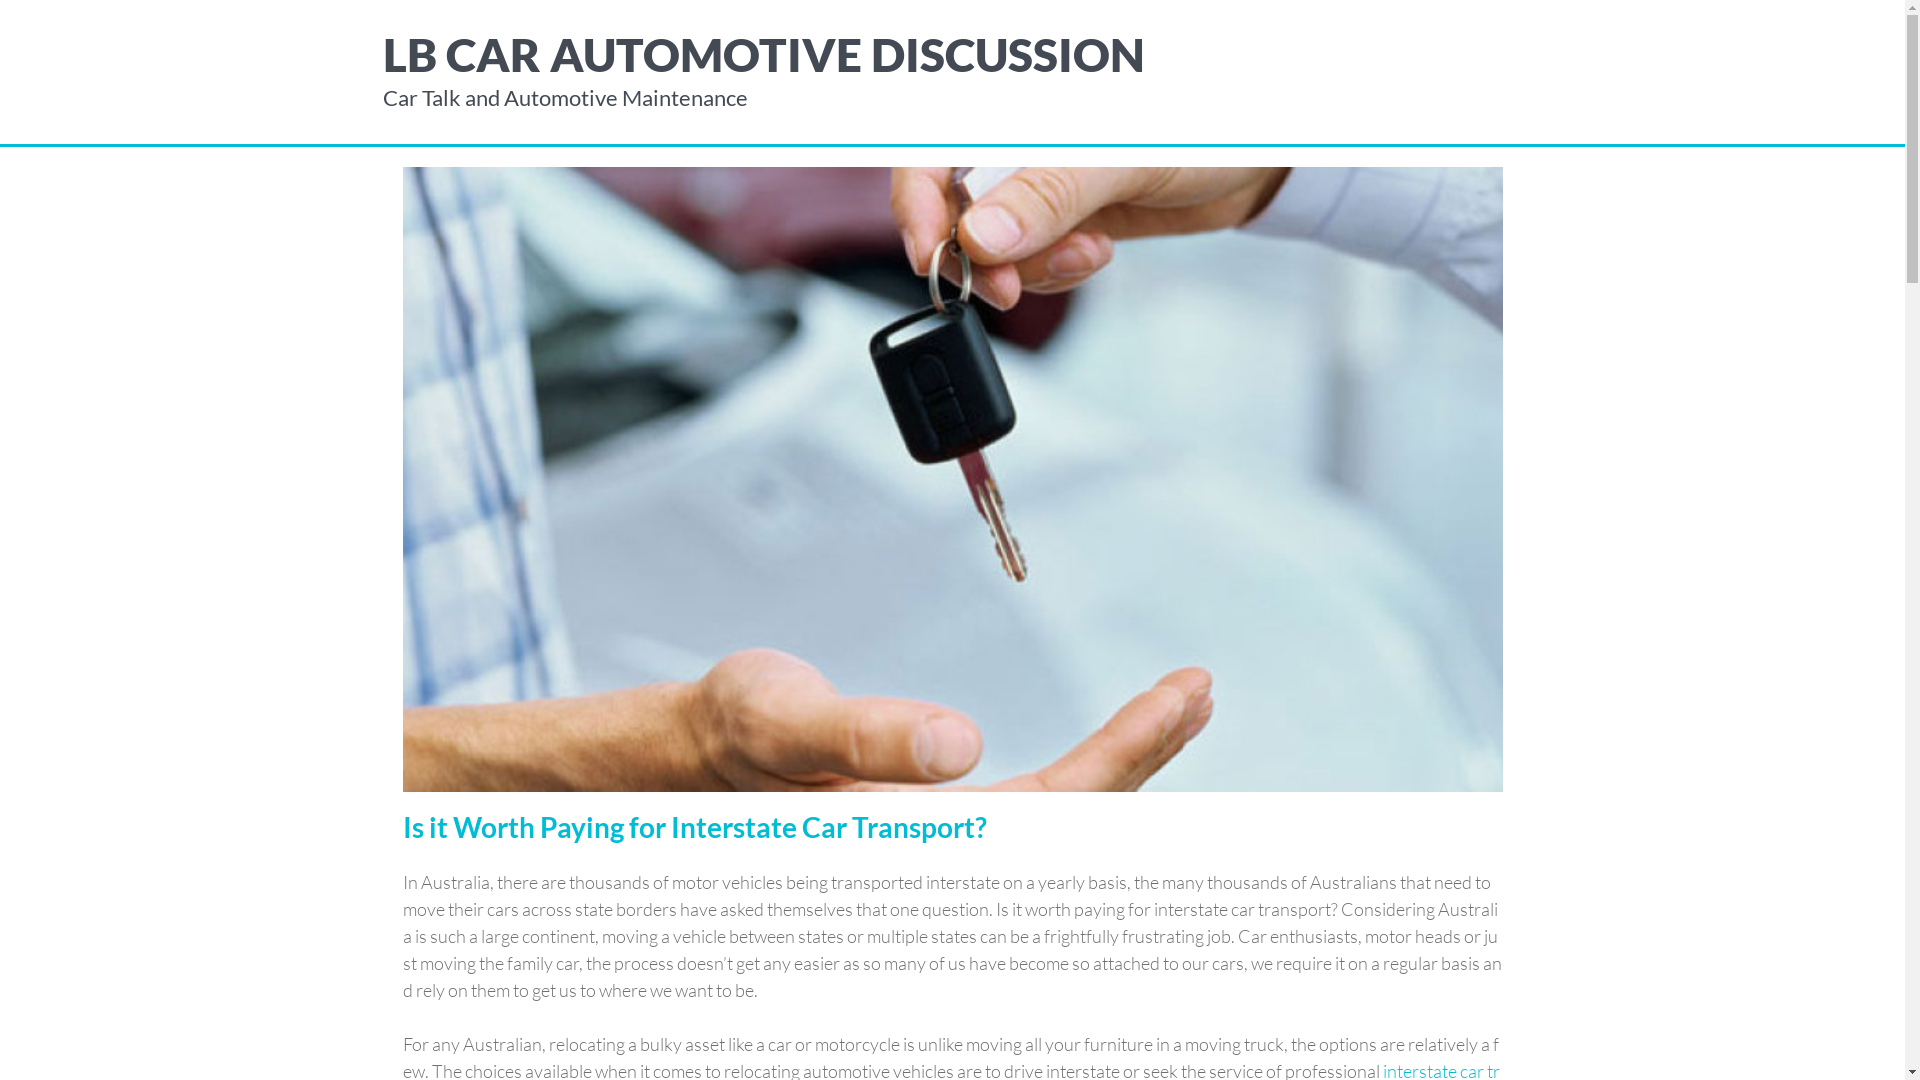 The image size is (1920, 1080). Describe the element at coordinates (0, 0) in the screenshot. I see `'Skip to content'` at that location.